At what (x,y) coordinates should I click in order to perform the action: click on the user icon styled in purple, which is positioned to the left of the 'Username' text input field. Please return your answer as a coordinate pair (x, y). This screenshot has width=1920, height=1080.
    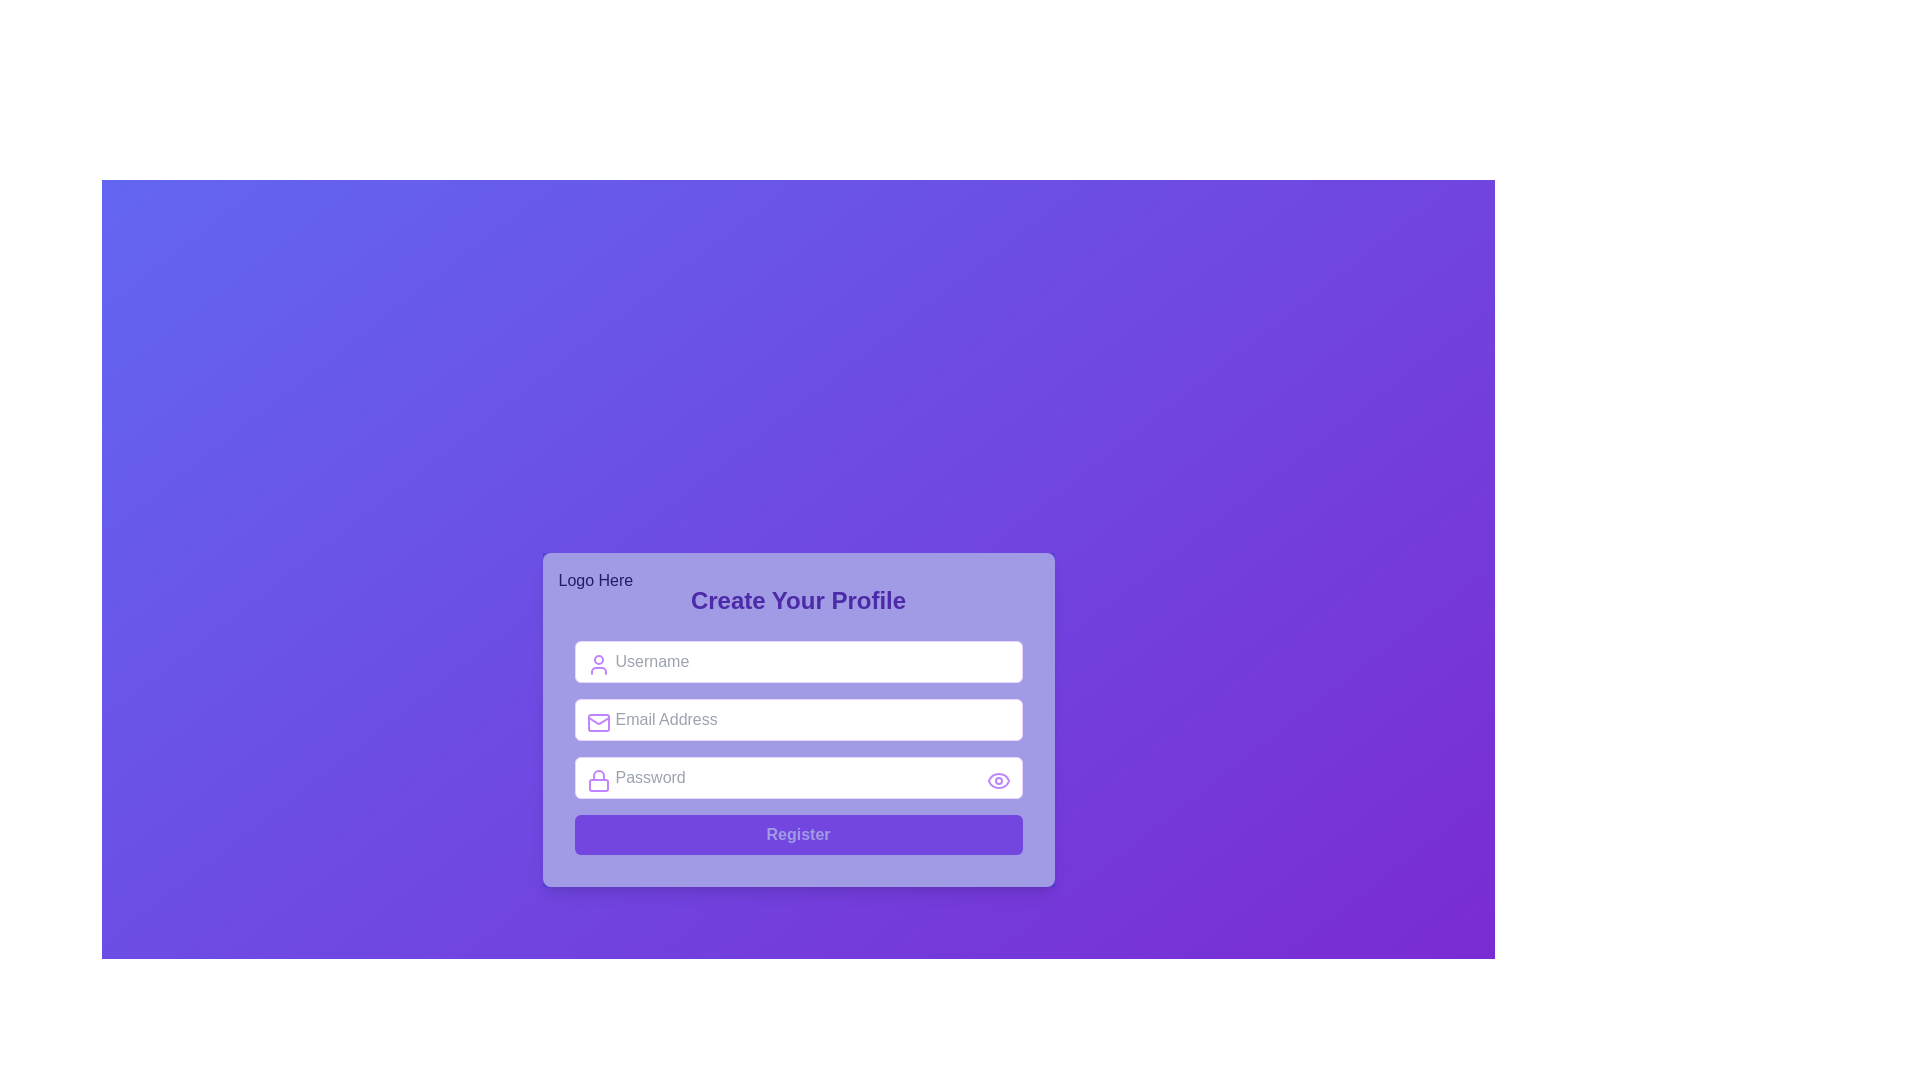
    Looking at the image, I should click on (597, 664).